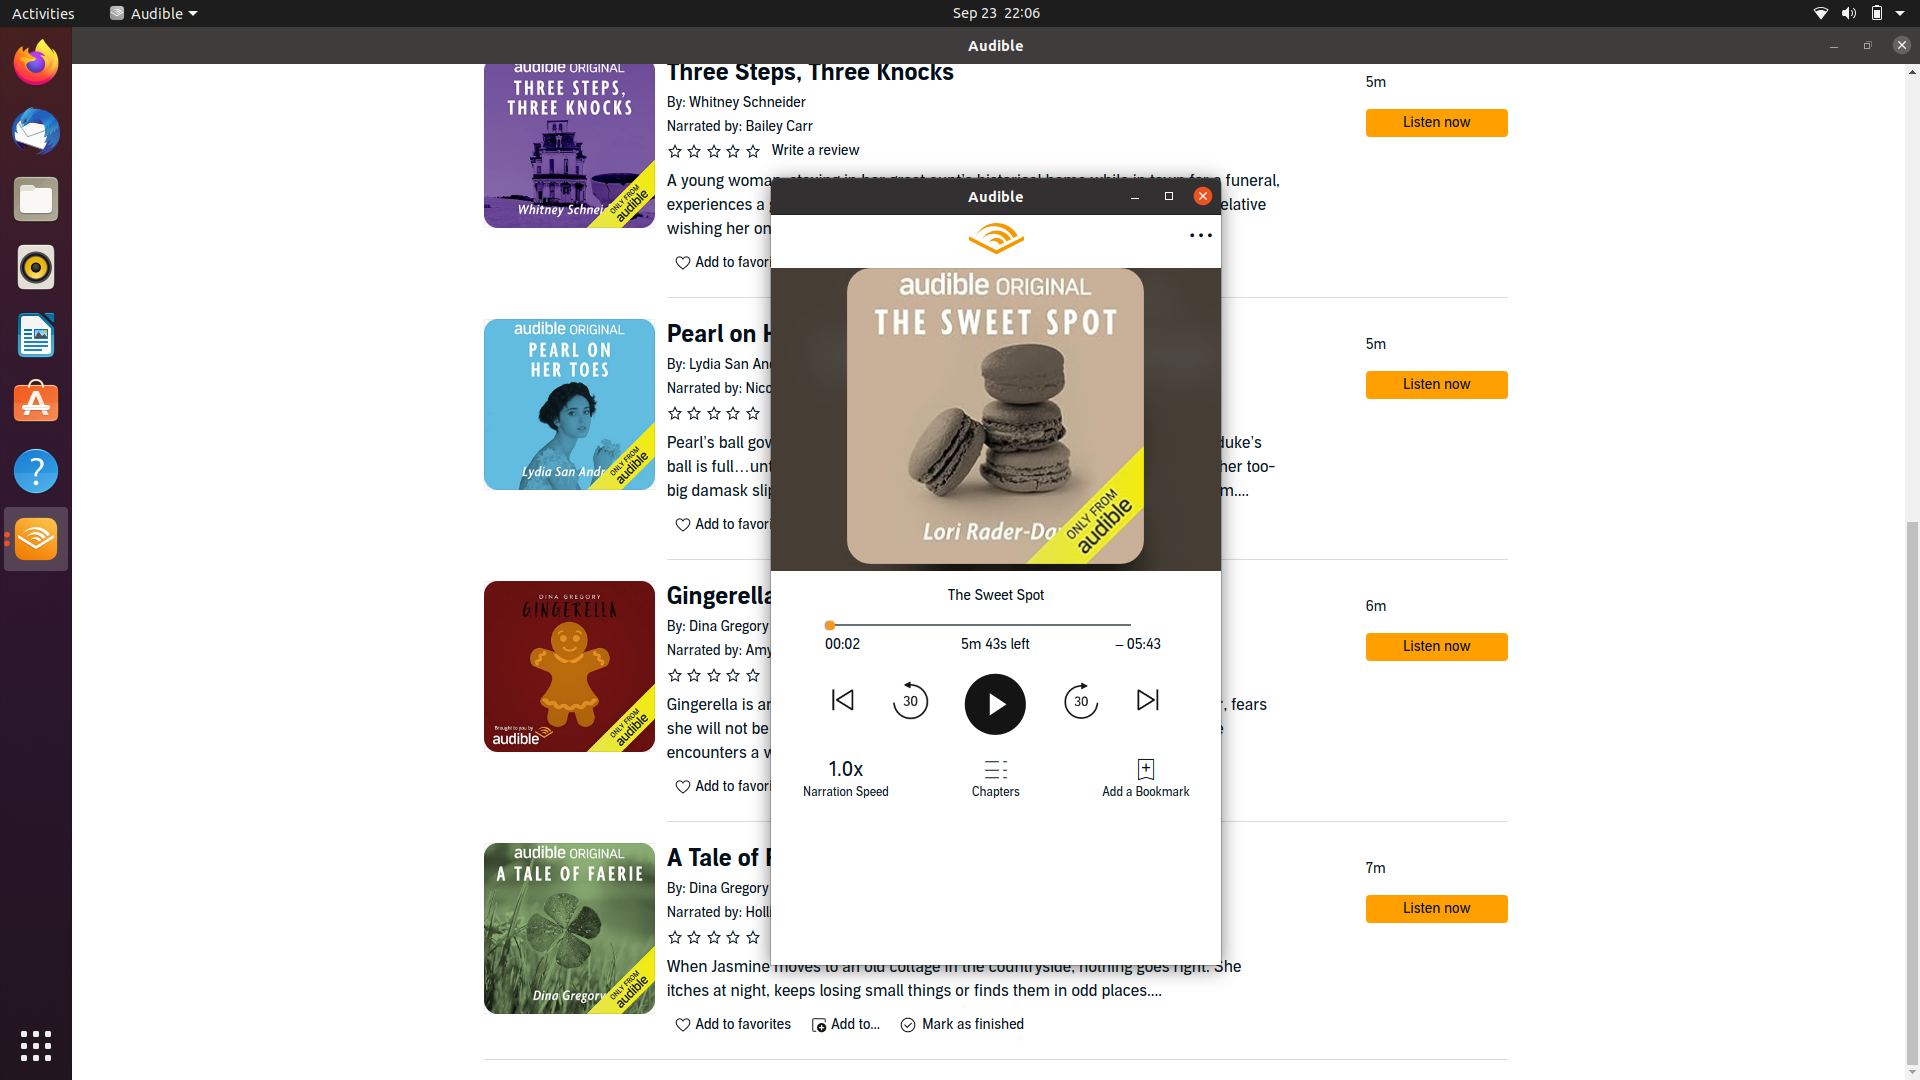 This screenshot has width=1920, height=1080. I want to click on Roll back 1 minute (by pressing 30 seconds rewind button two times), so click(911, 698).